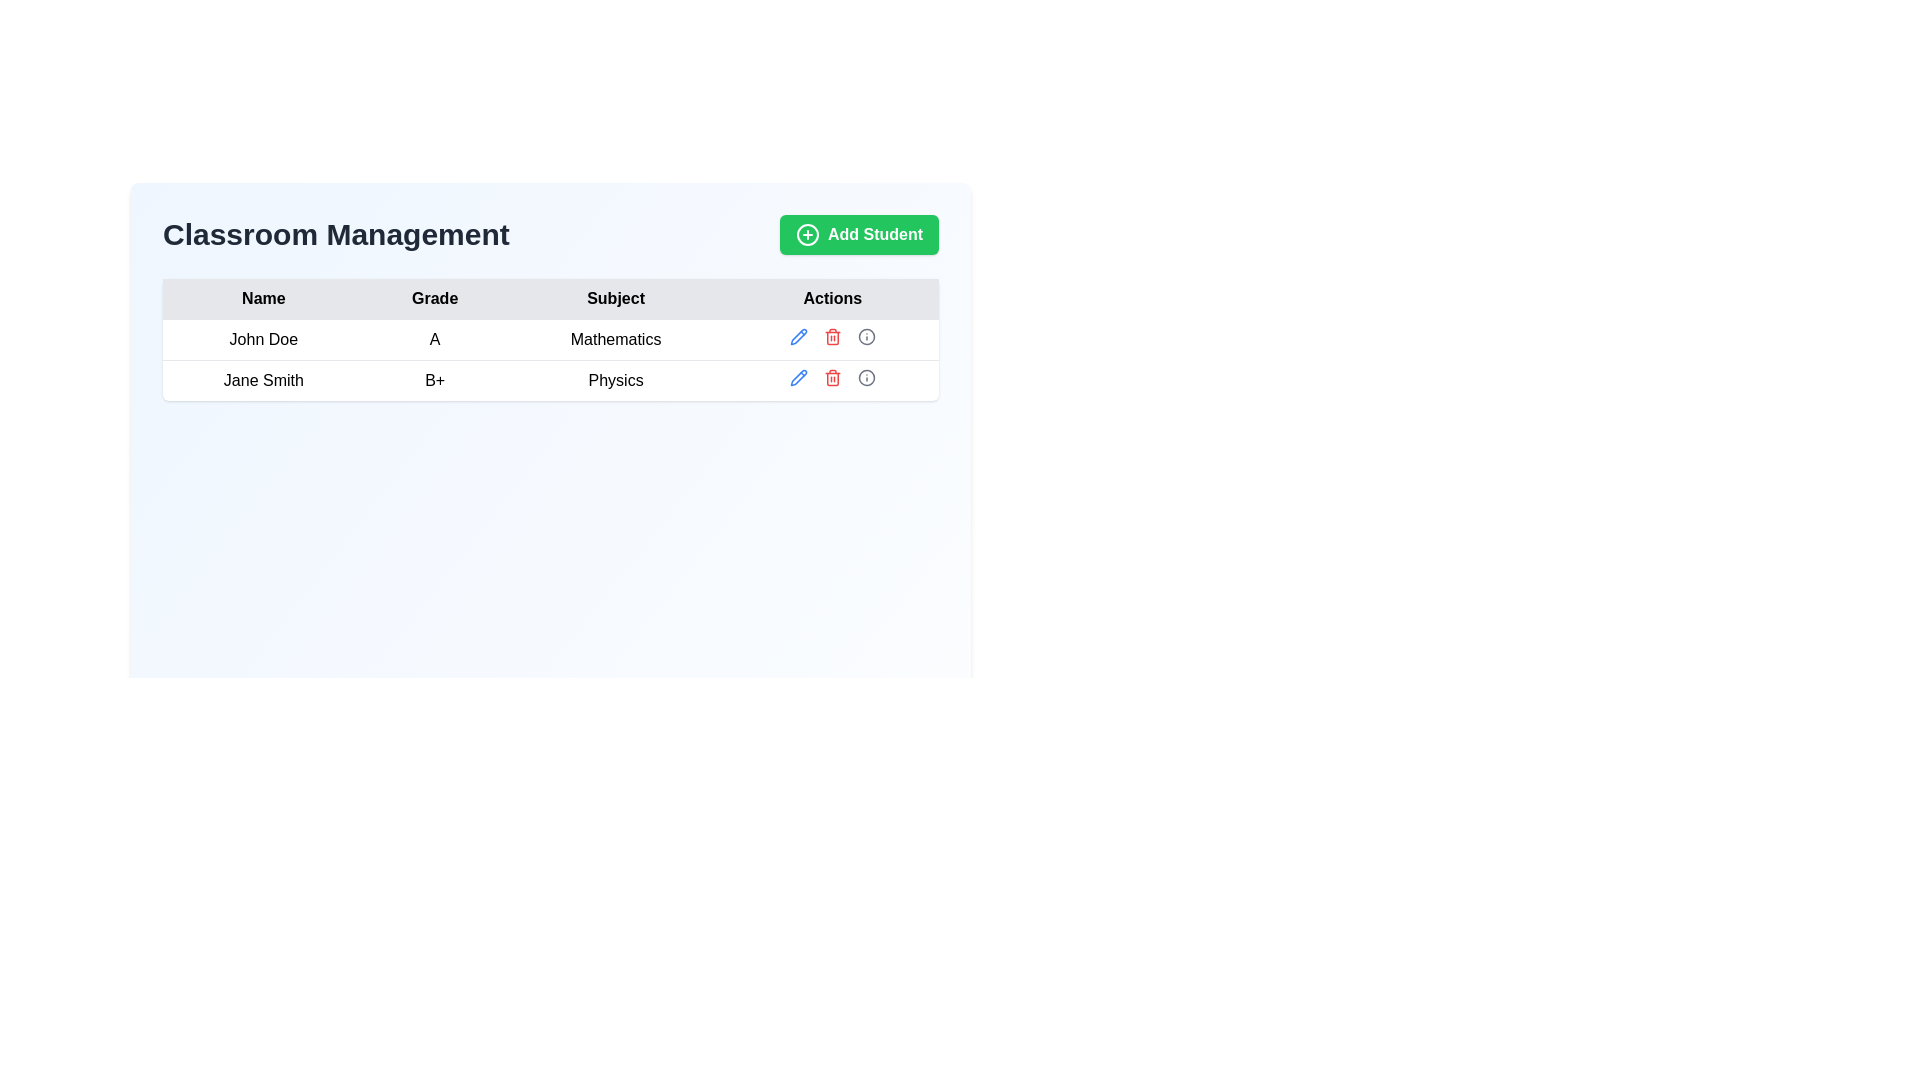 The height and width of the screenshot is (1080, 1920). What do you see at coordinates (336, 234) in the screenshot?
I see `the Text Label that serves as the title for the section, located to the left of the 'Add Student' button` at bounding box center [336, 234].